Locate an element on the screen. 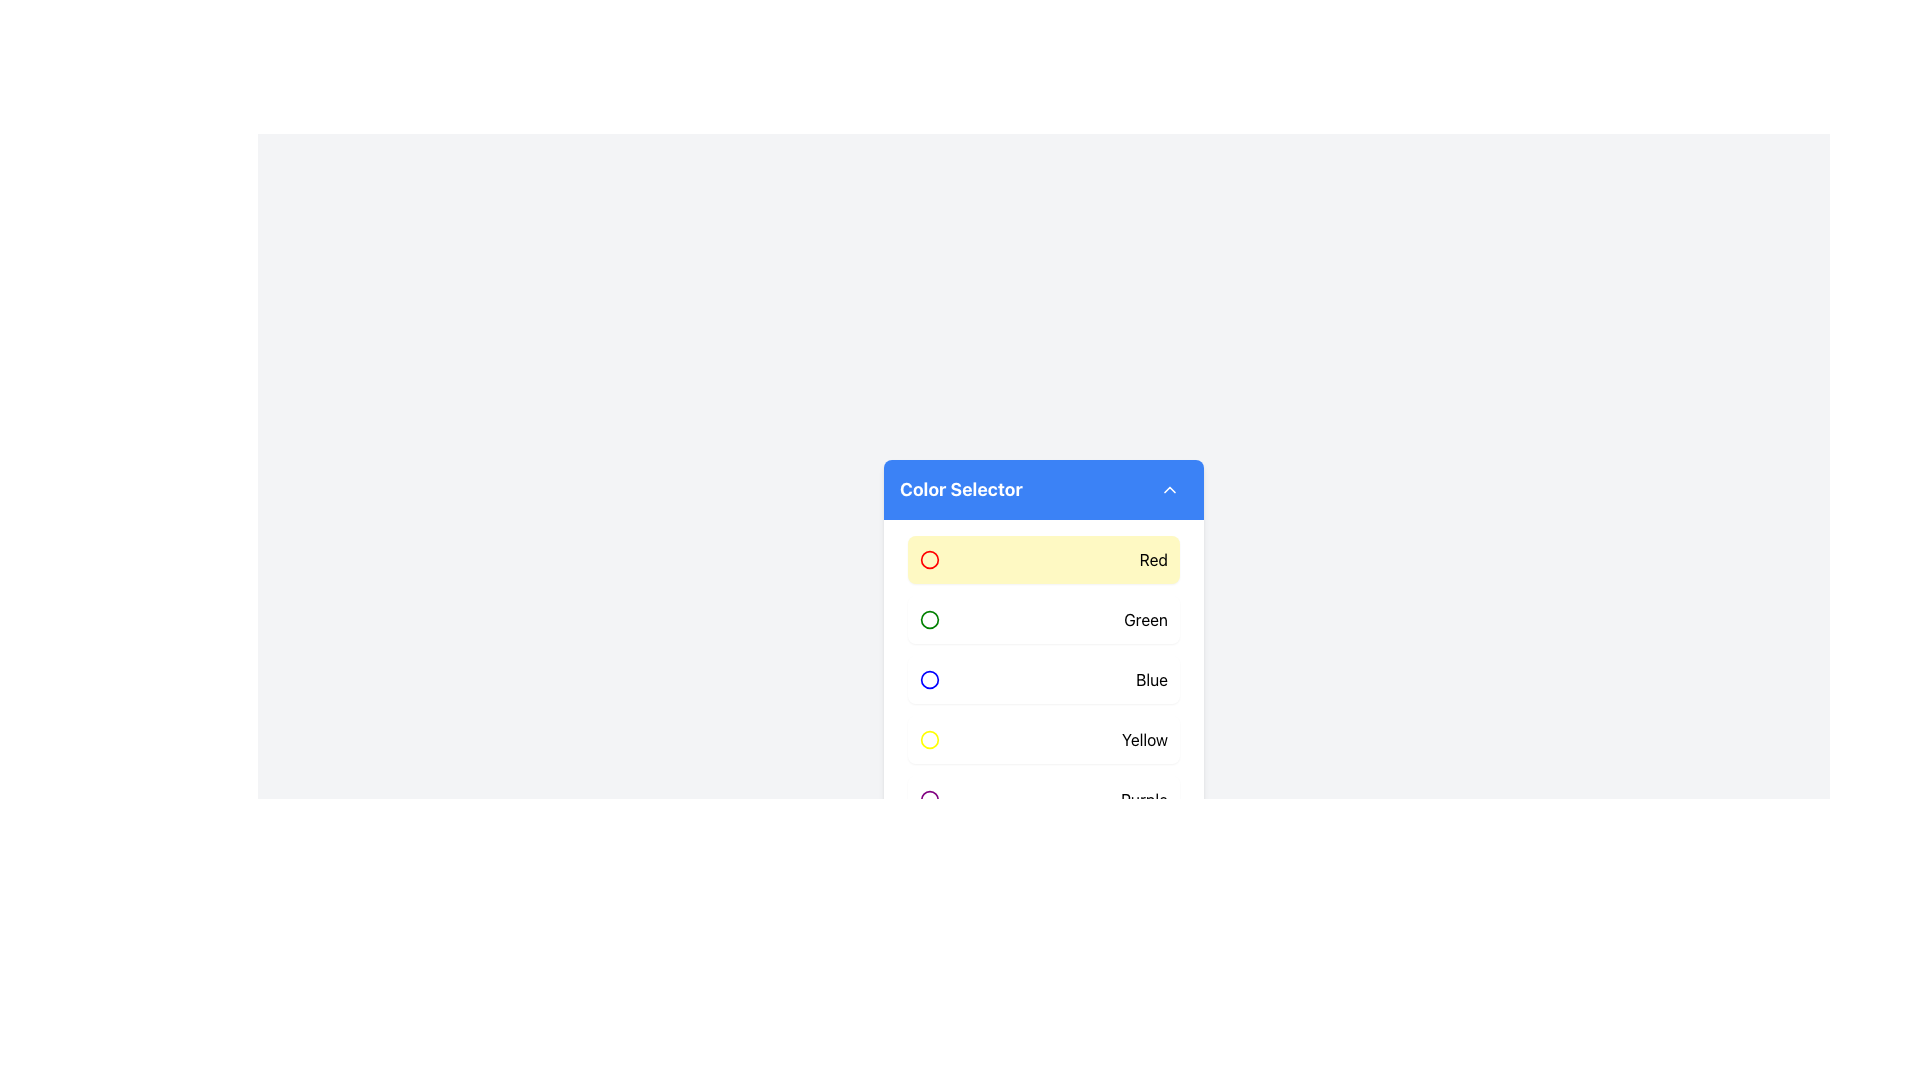  the circular red-filled icon with a white border located within the yellow-highlighted rectangular area to the left of the text label 'Red' in the 'Color Selector' dropdown list is located at coordinates (929, 559).